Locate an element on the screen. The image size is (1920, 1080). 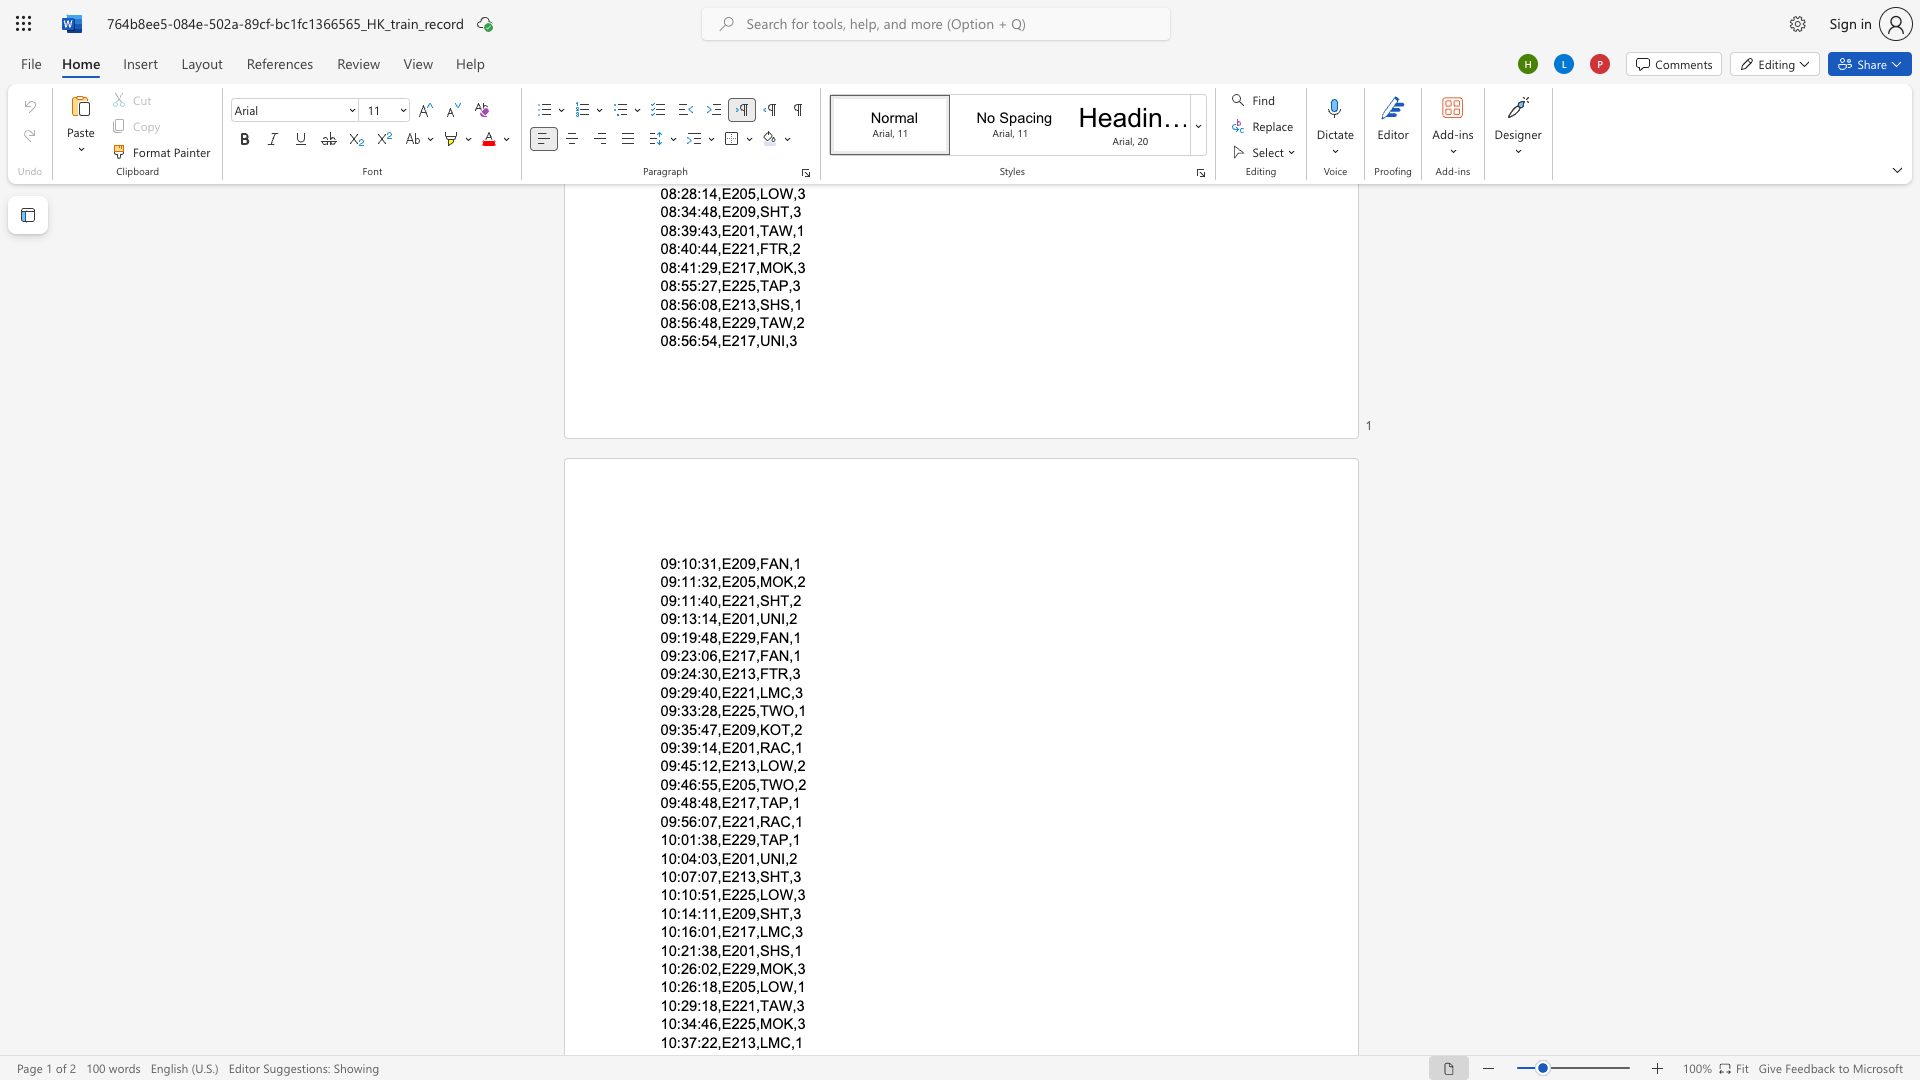
the subset text "21" within the text "10:37:22,E213,LMC,1" is located at coordinates (730, 1041).